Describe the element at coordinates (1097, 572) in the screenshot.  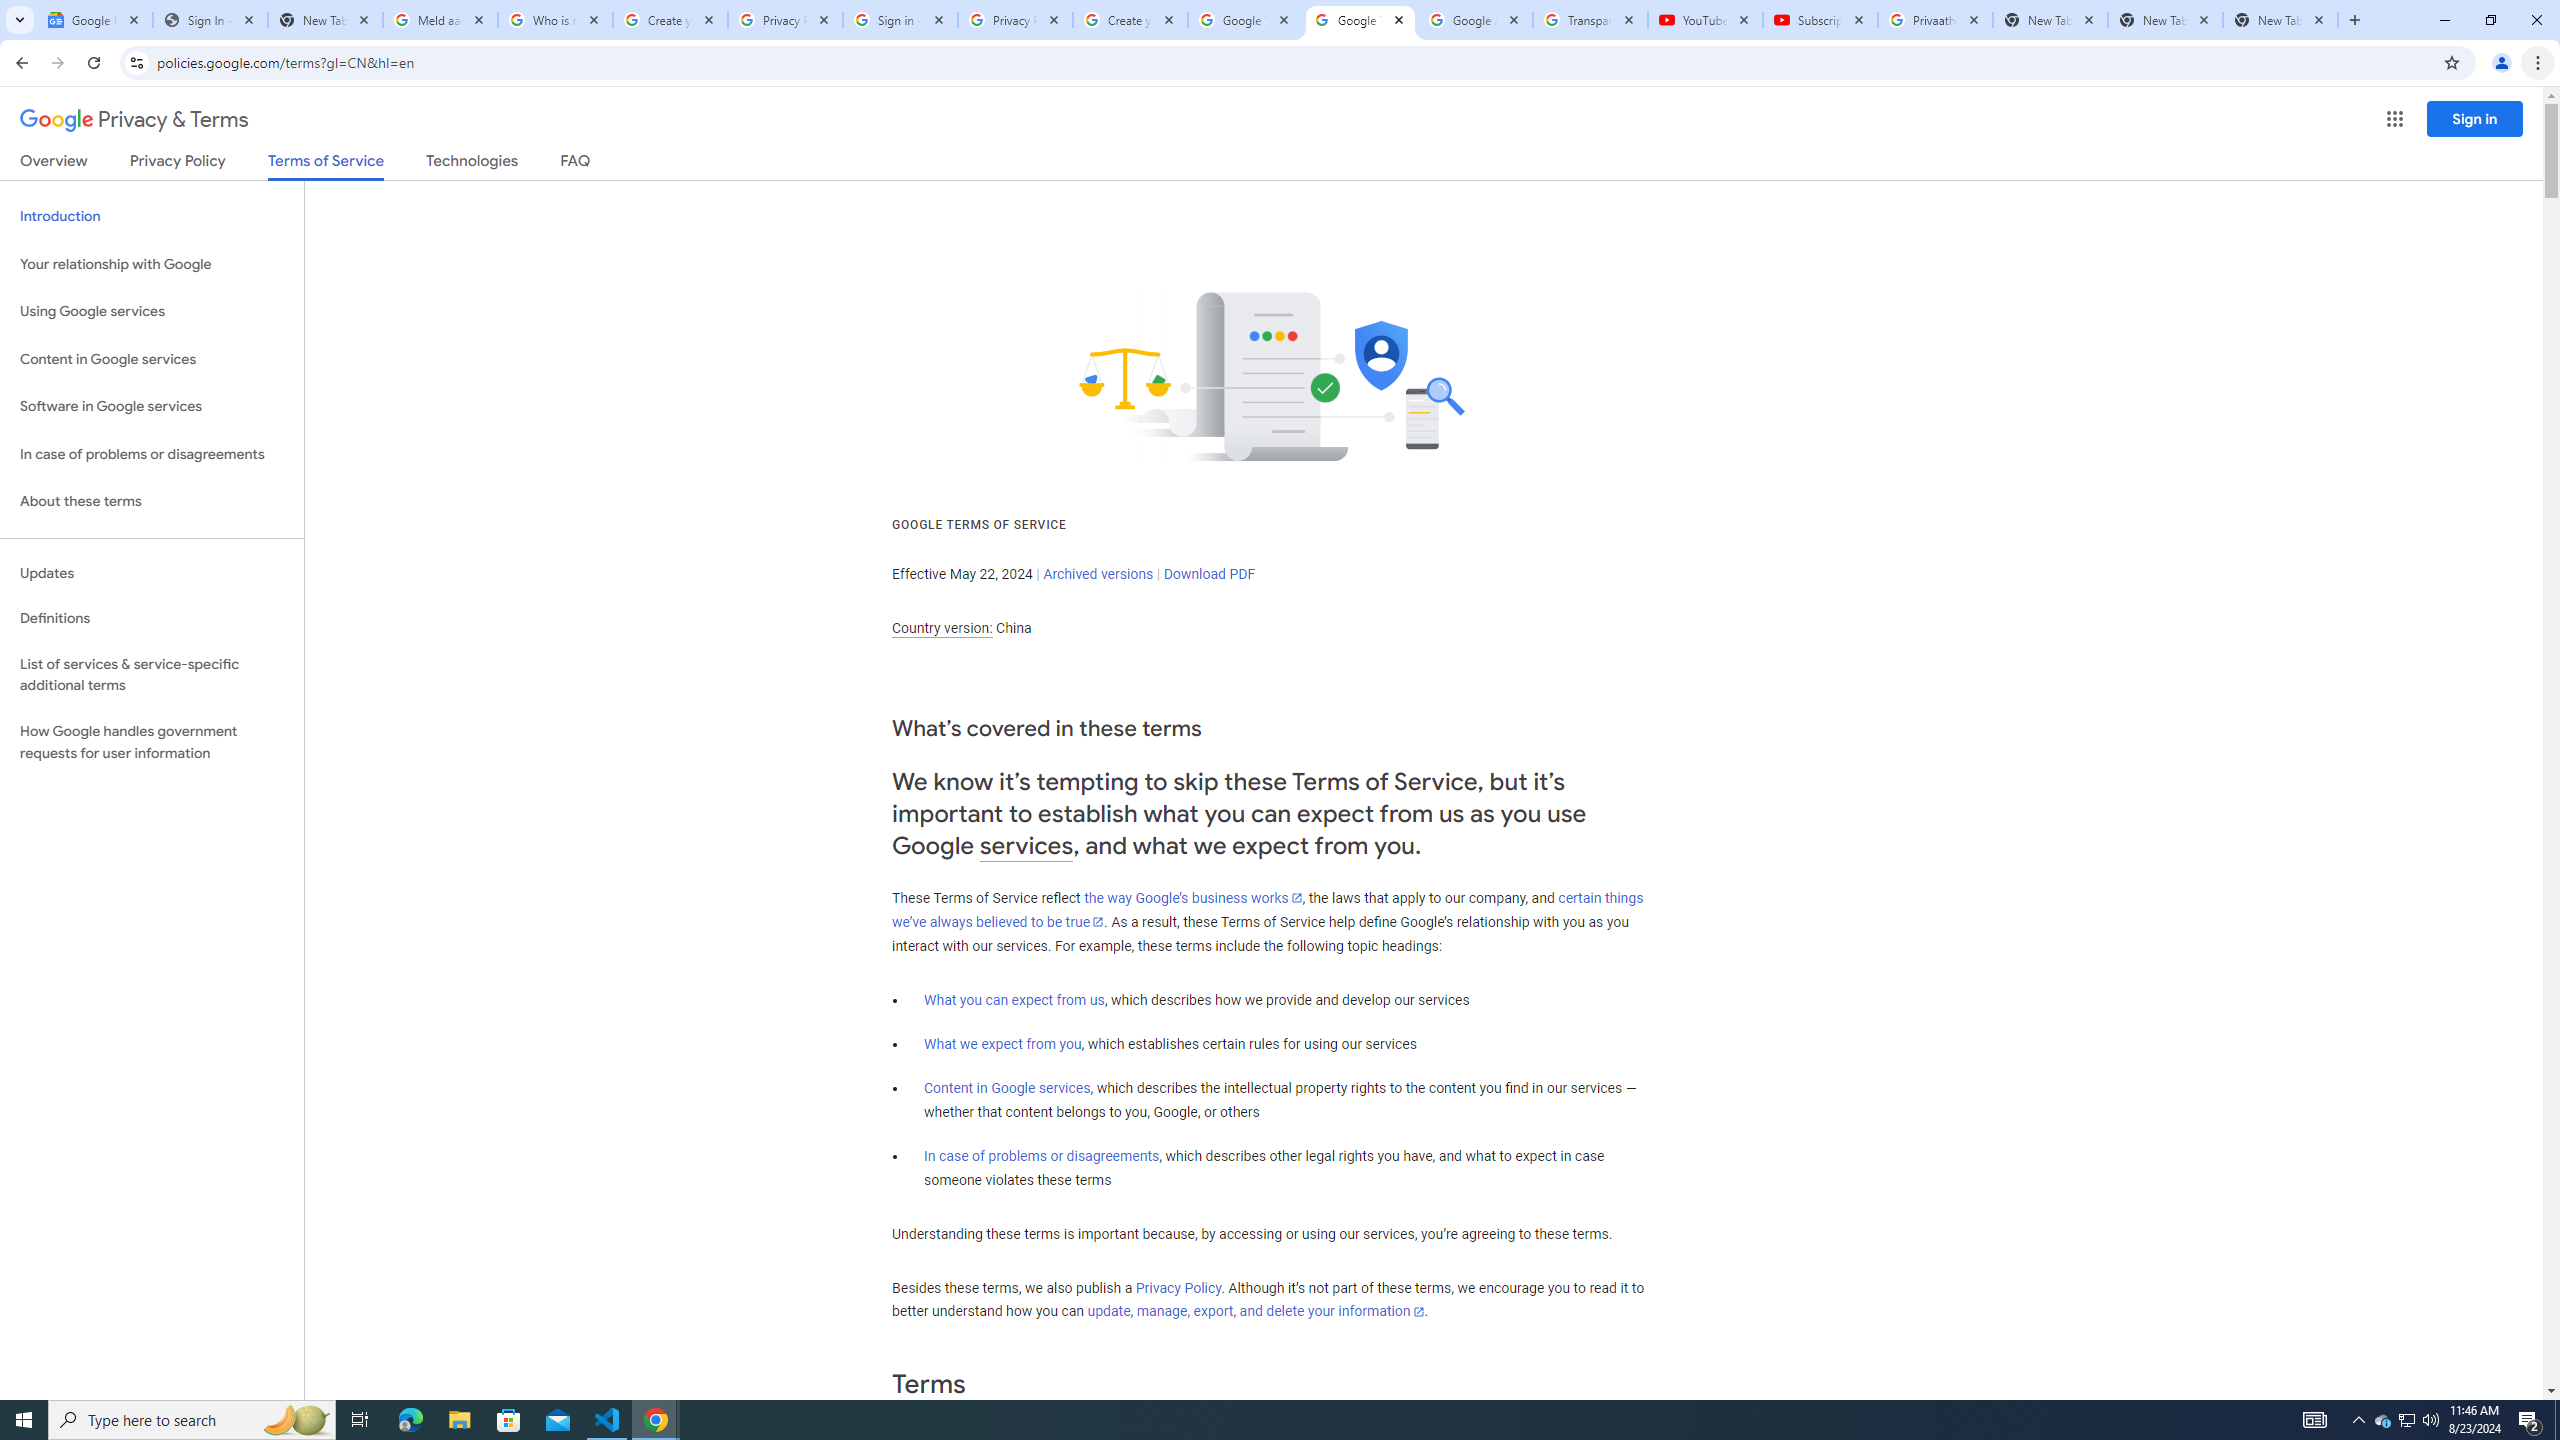
I see `'Archived versions'` at that location.